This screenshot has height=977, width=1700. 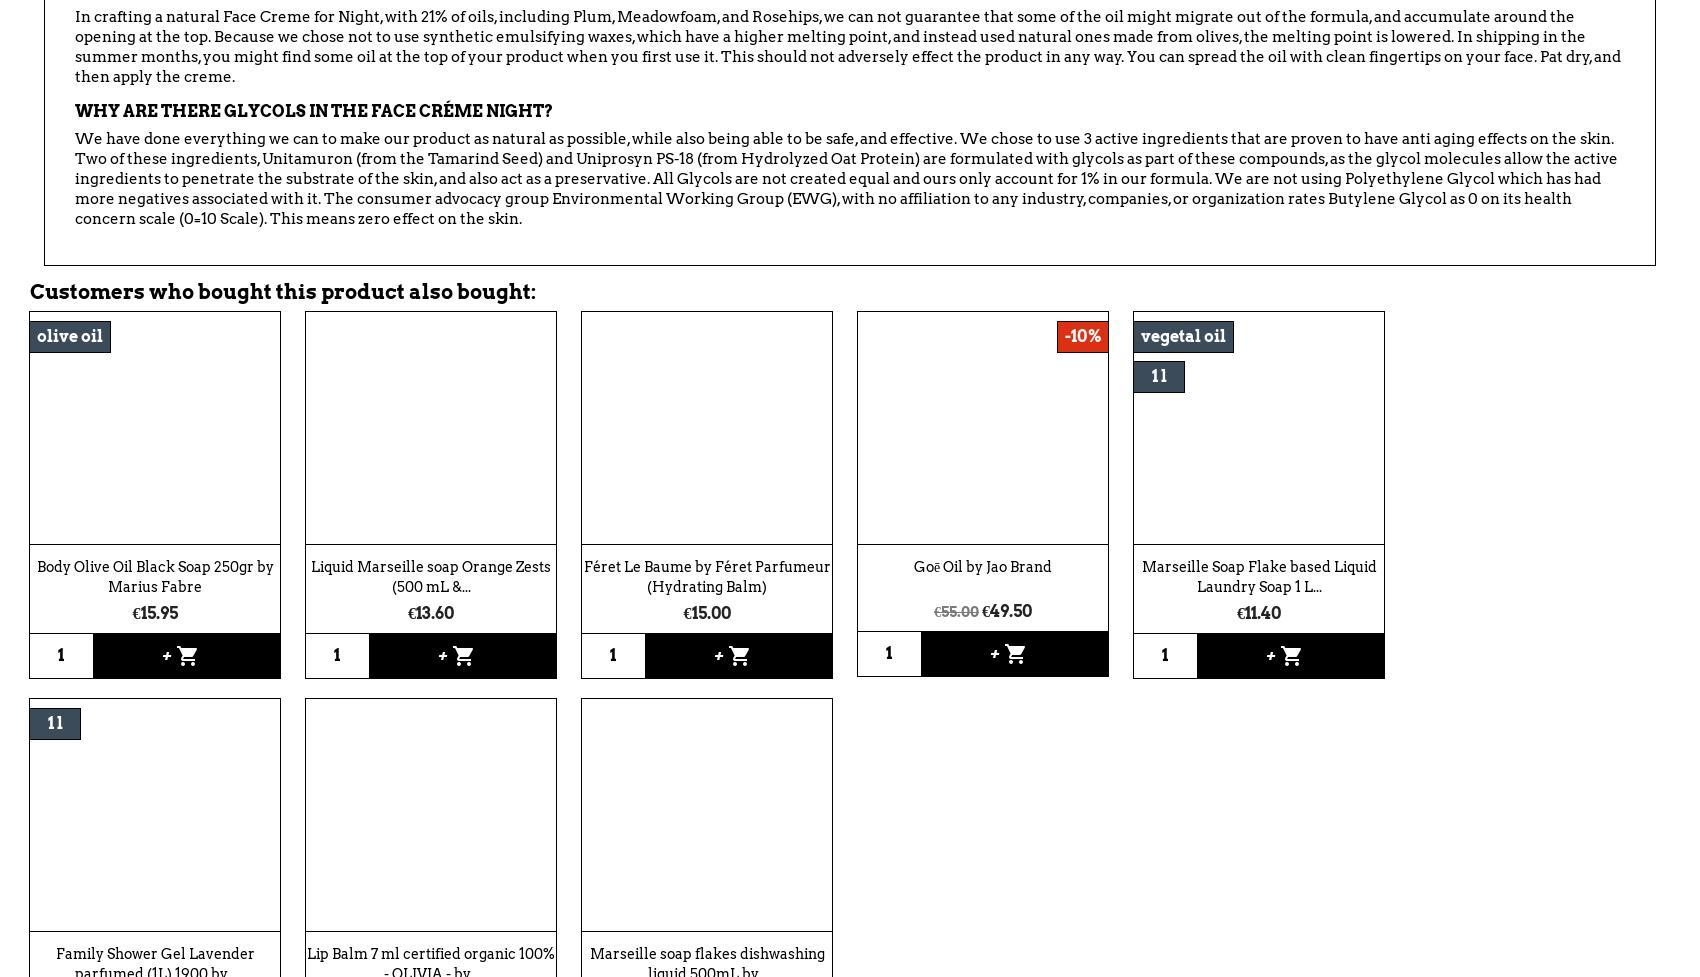 I want to click on '-10%', so click(x=1083, y=335).